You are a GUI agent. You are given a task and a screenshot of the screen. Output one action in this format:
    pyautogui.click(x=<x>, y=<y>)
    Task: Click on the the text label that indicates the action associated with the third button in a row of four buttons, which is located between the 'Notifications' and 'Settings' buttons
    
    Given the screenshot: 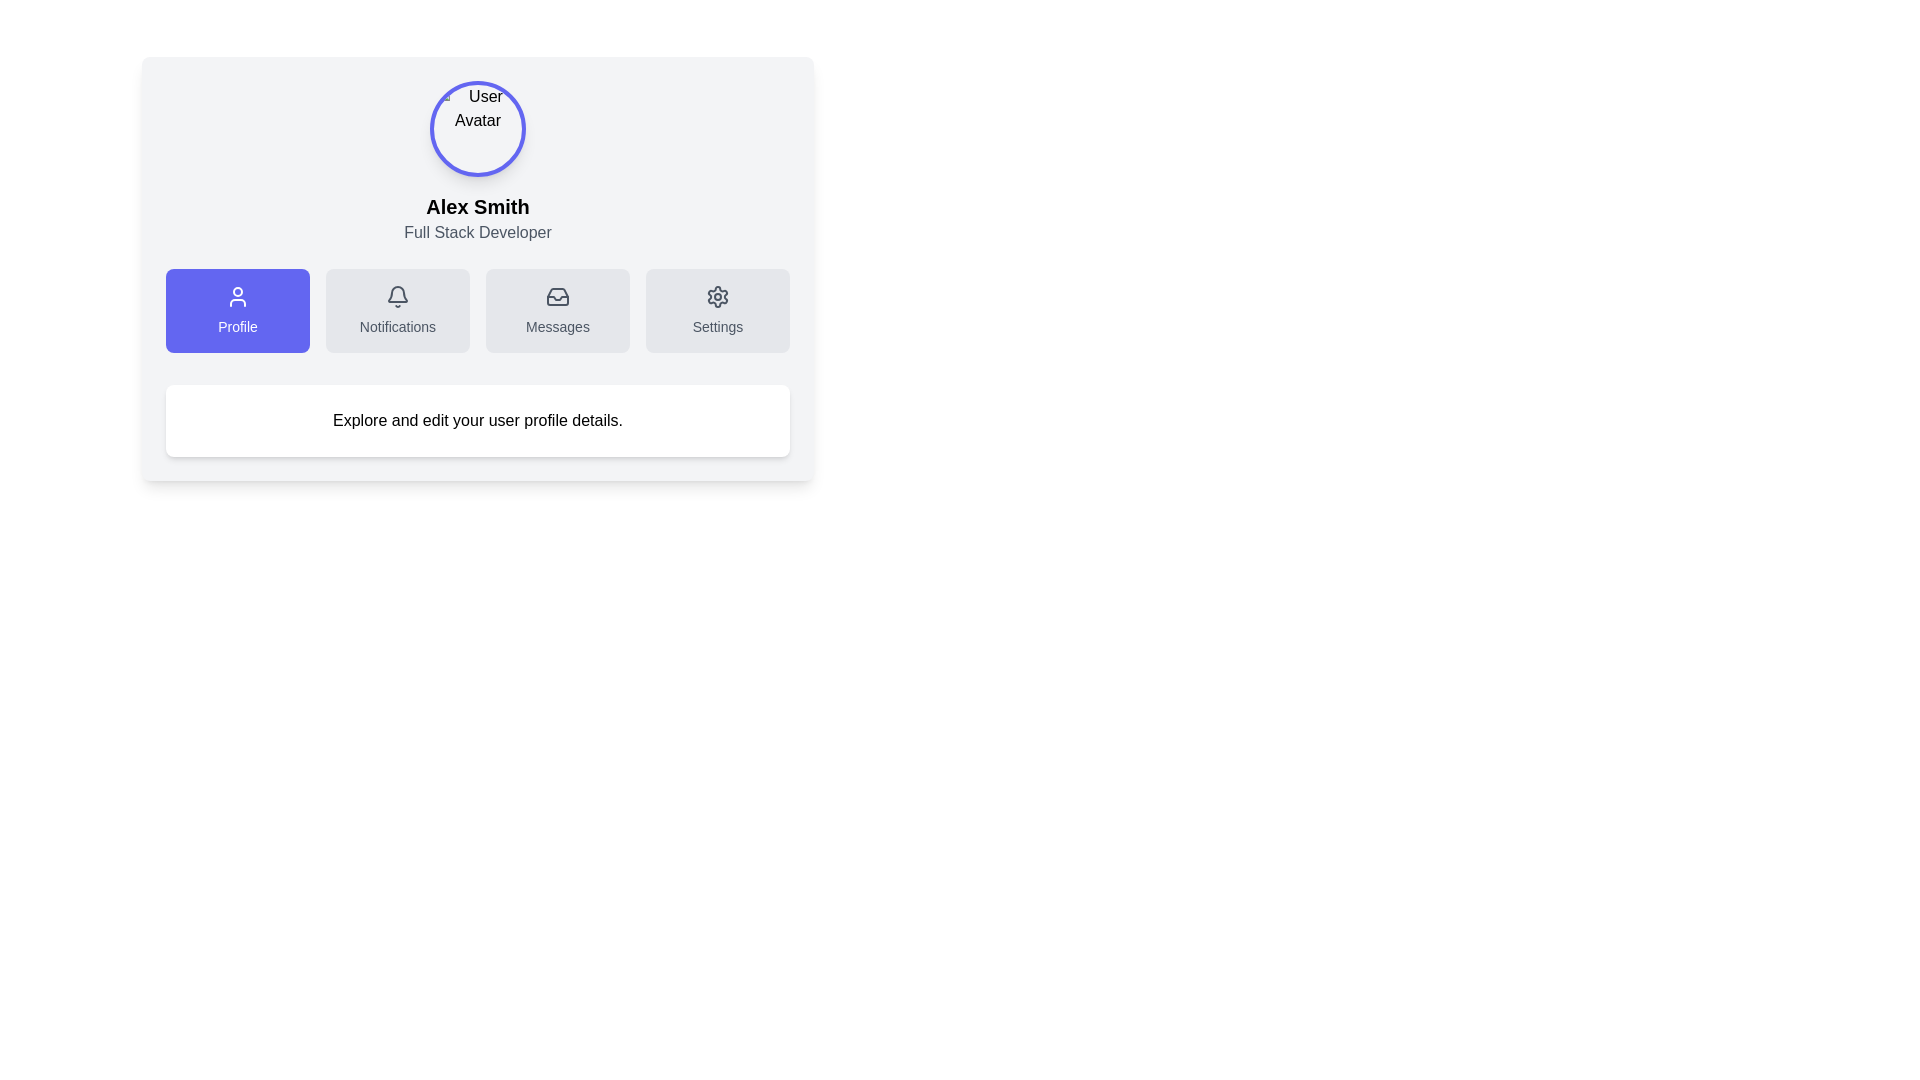 What is the action you would take?
    pyautogui.click(x=557, y=326)
    